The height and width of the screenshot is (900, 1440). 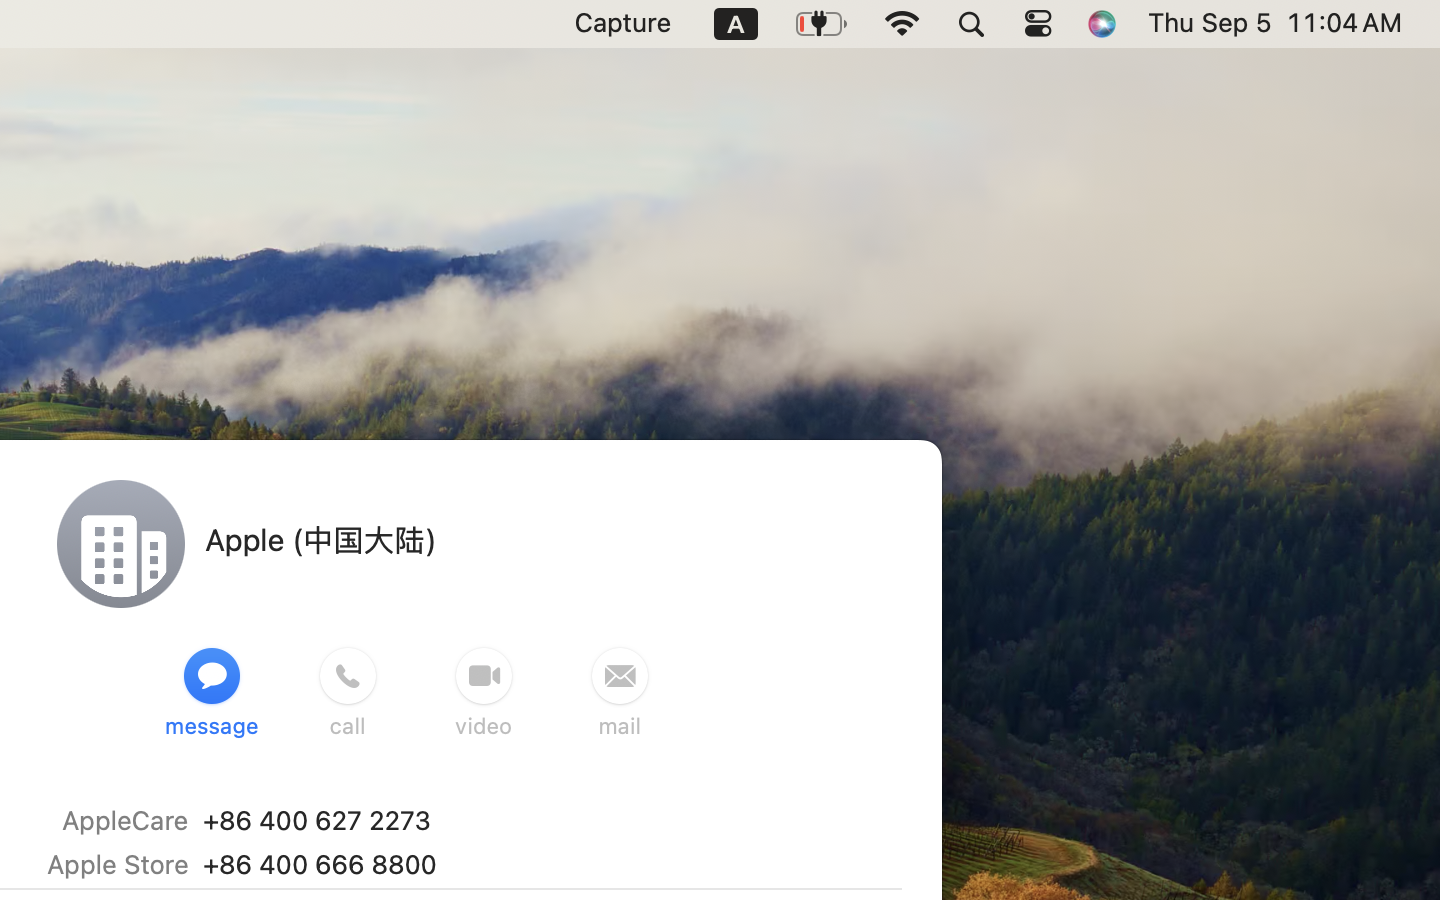 I want to click on '‭+86 400 666 8800‬', so click(x=318, y=864).